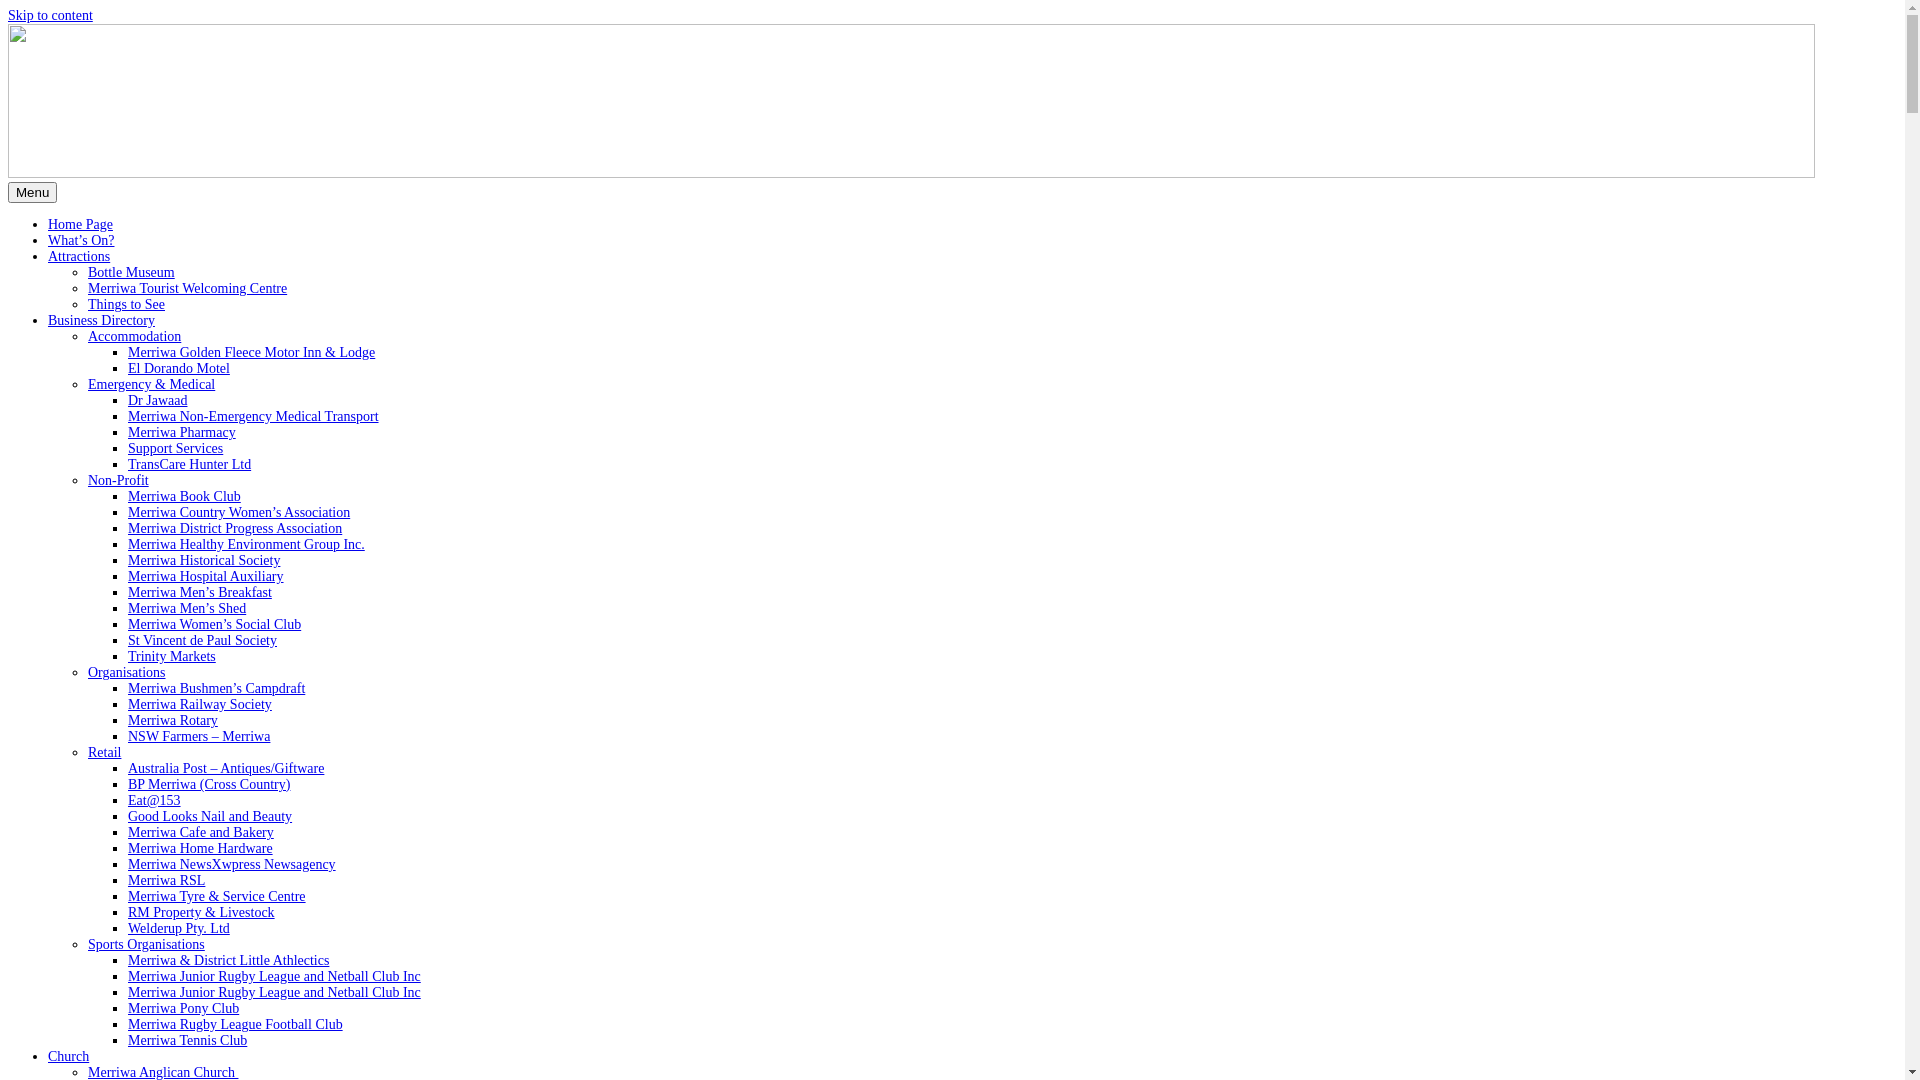 Image resolution: width=1920 pixels, height=1080 pixels. I want to click on 'Merriwa Rugby League Football Club', so click(235, 1024).